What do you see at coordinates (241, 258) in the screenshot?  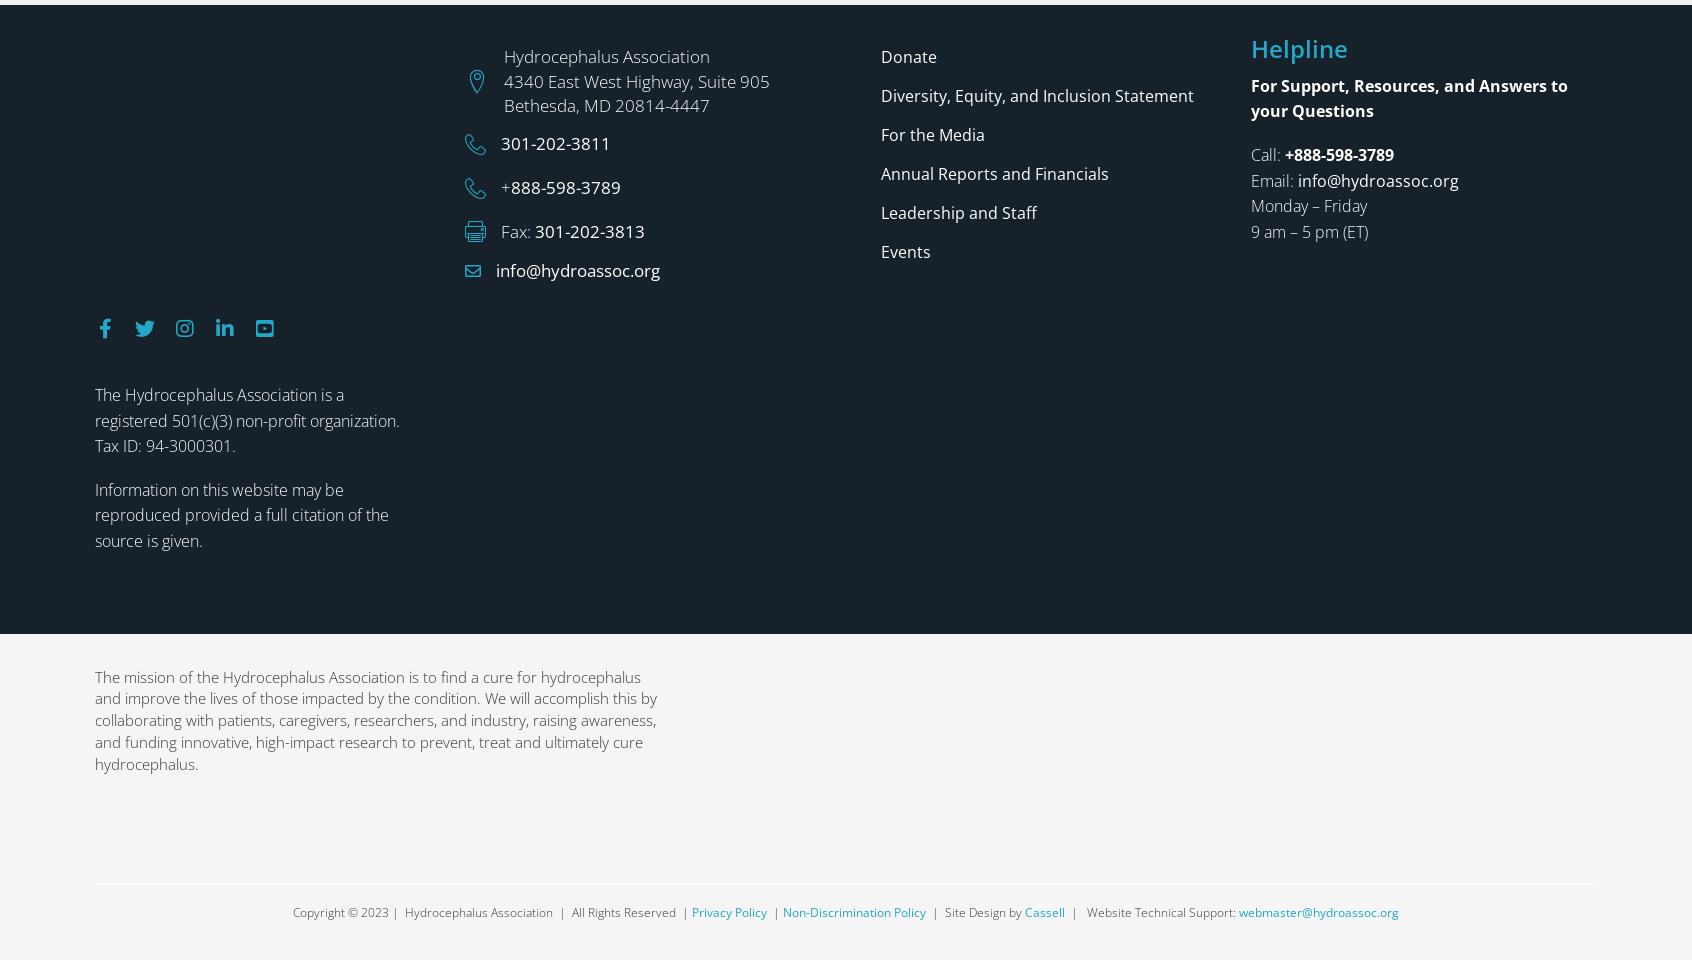 I see `'Information on this website may be reproduced provided a full citation of the source is given.'` at bounding box center [241, 258].